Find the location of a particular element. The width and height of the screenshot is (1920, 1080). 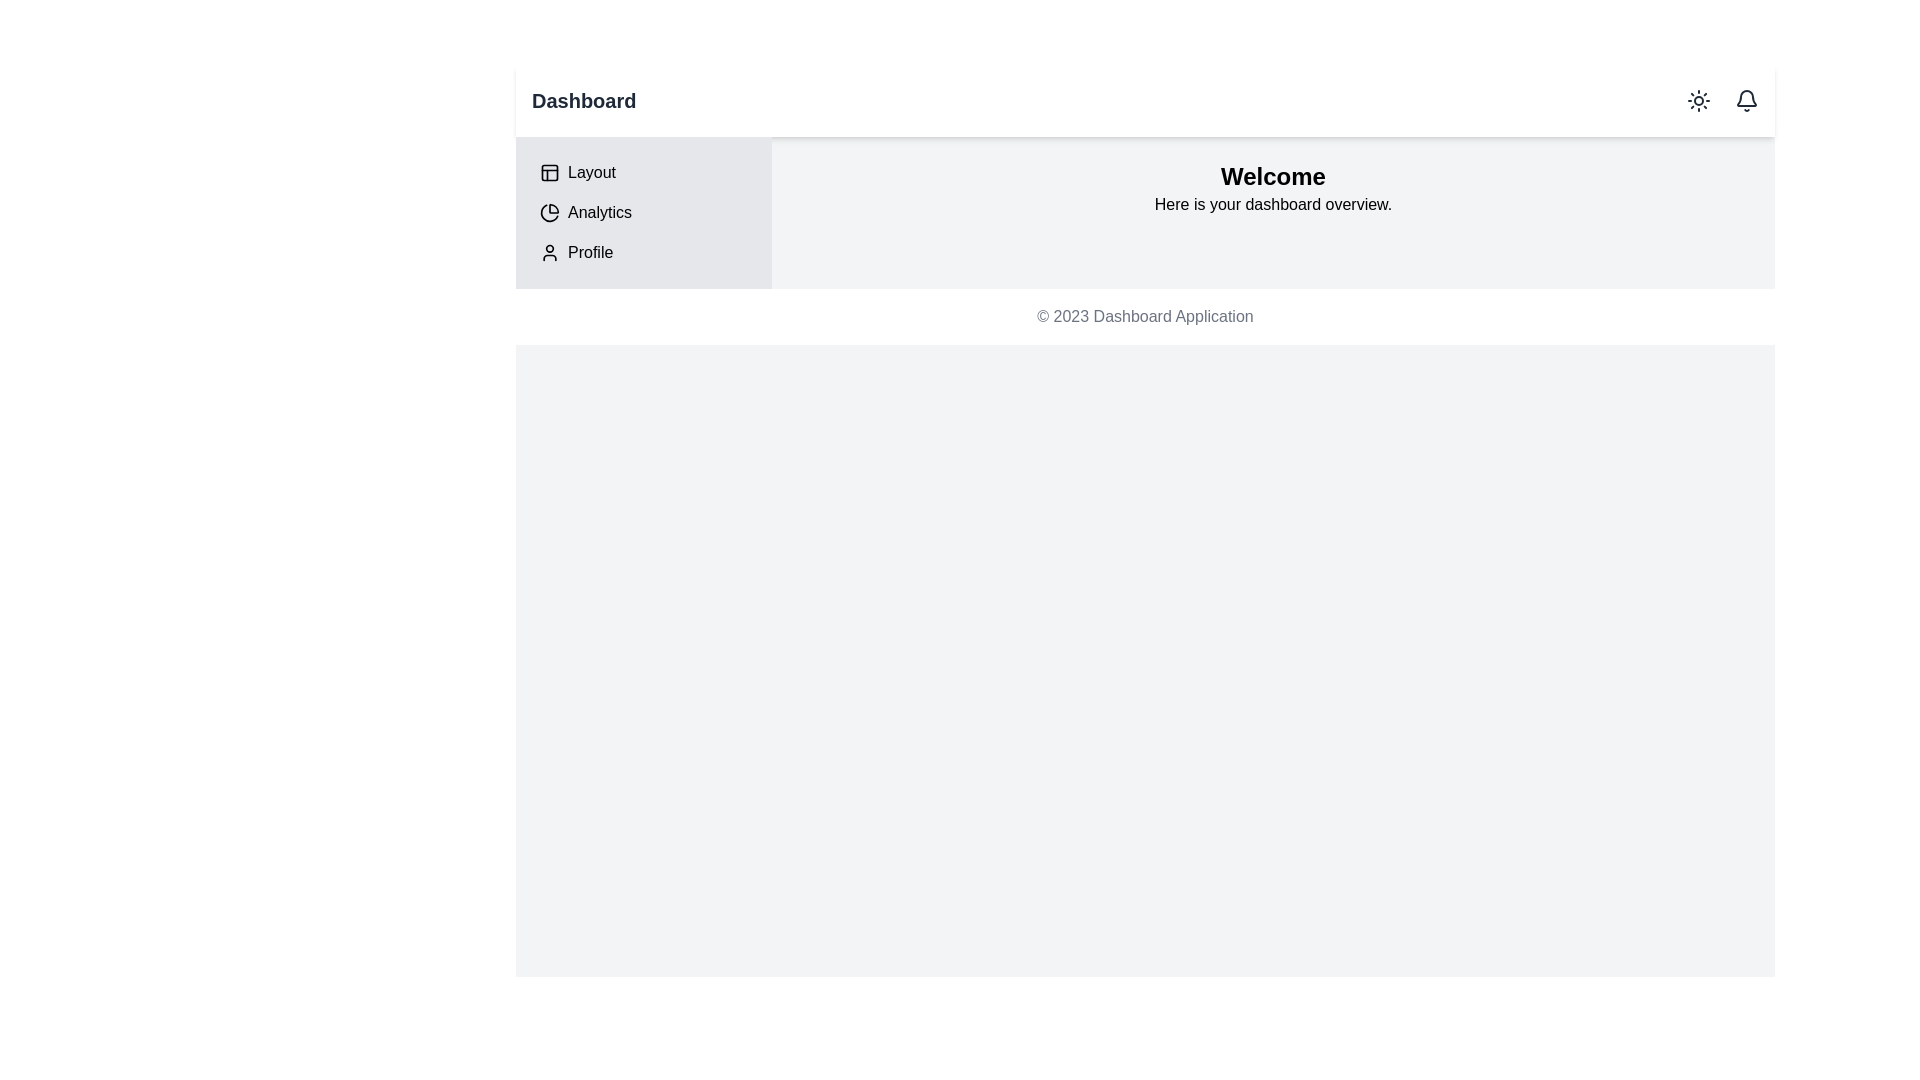

the profile menu icon located to the left of the 'Profile' label is located at coordinates (550, 252).